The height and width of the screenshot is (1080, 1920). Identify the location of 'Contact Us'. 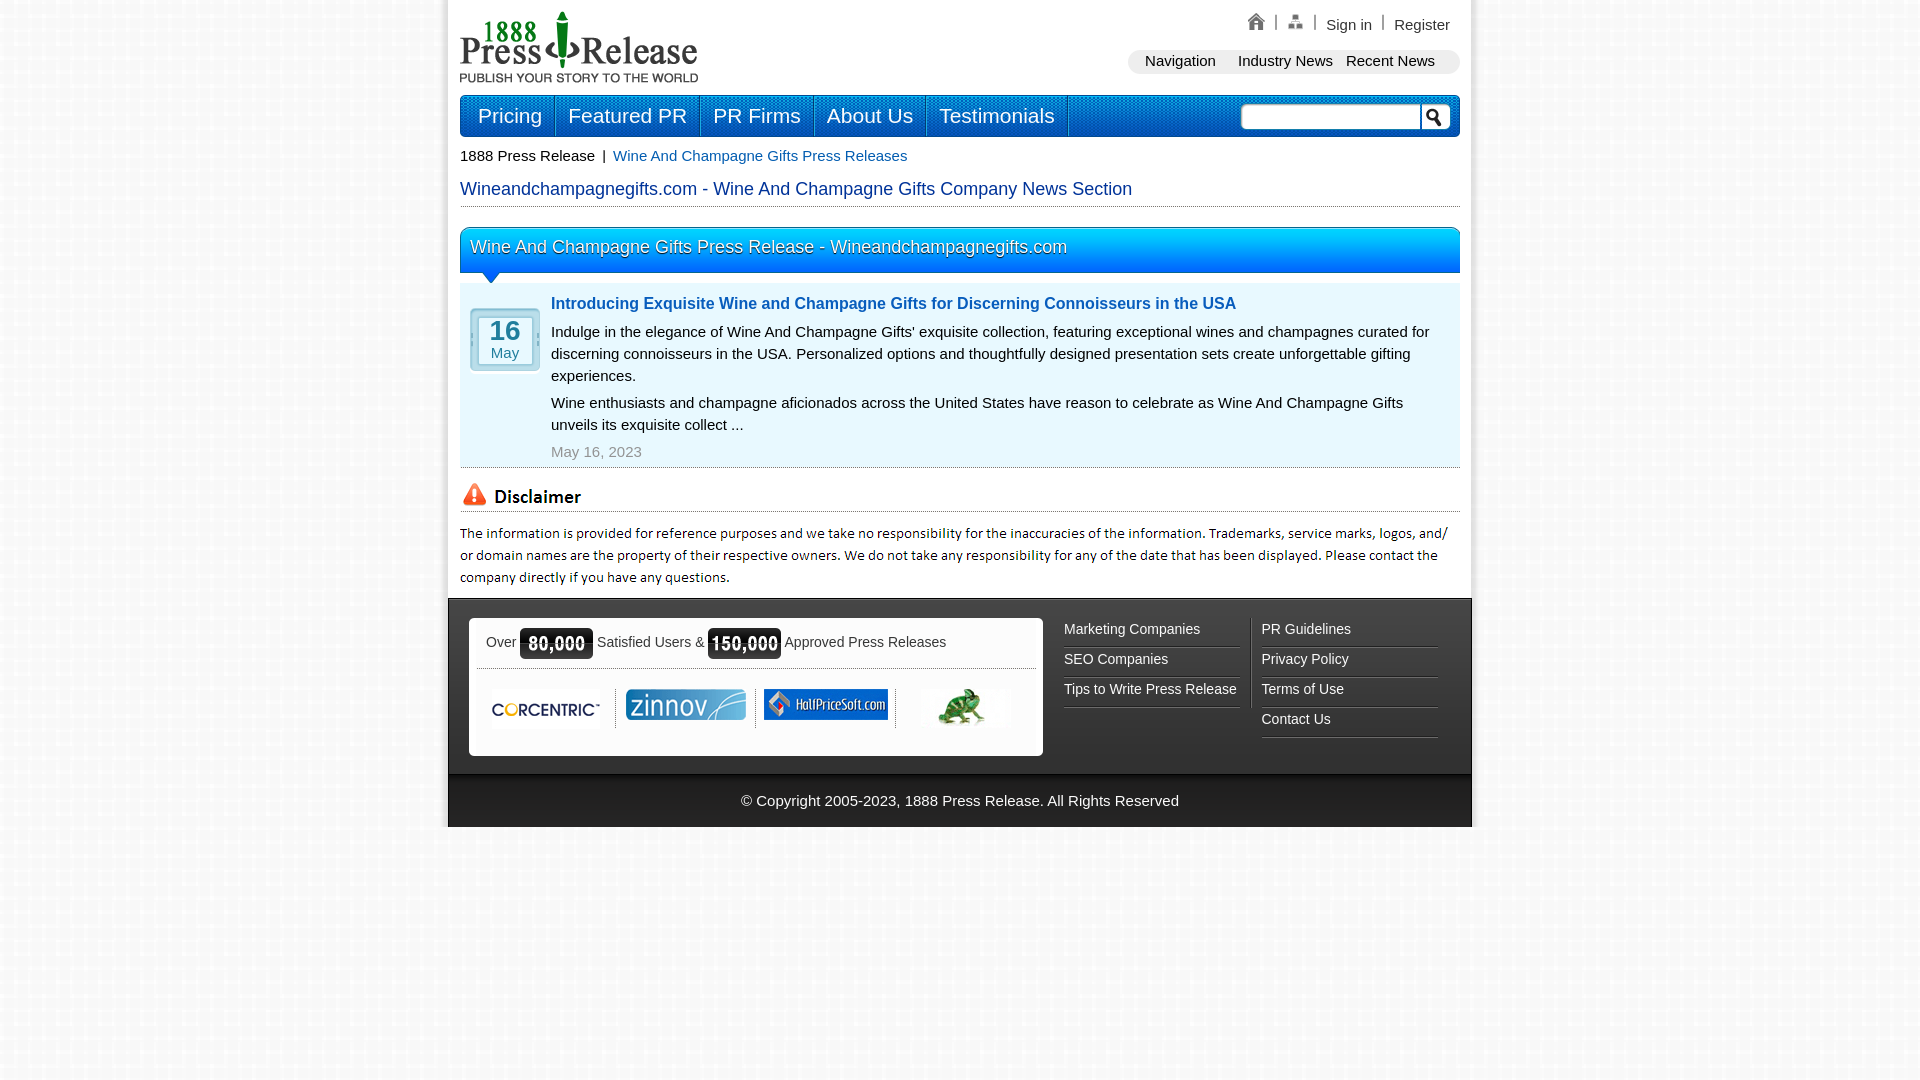
(1349, 722).